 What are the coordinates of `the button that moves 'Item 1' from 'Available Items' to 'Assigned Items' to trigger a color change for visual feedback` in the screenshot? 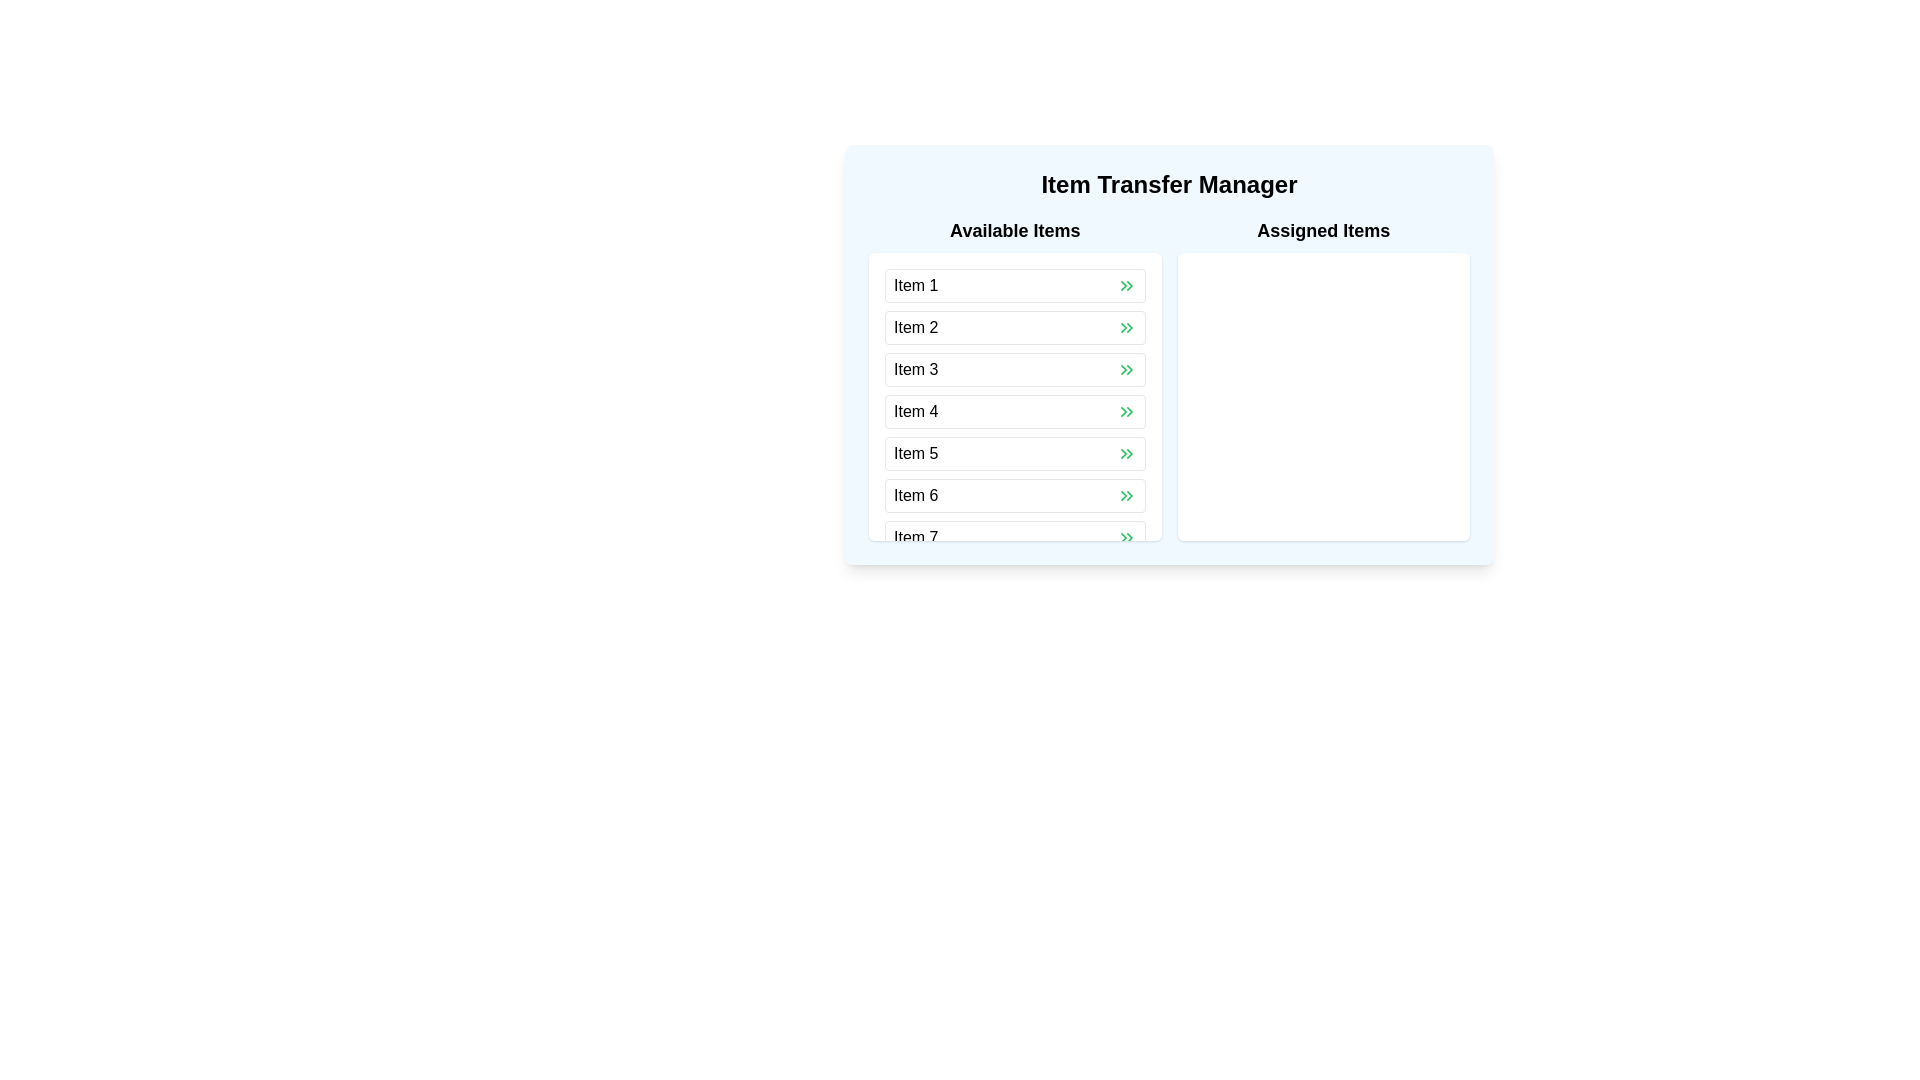 It's located at (1126, 285).